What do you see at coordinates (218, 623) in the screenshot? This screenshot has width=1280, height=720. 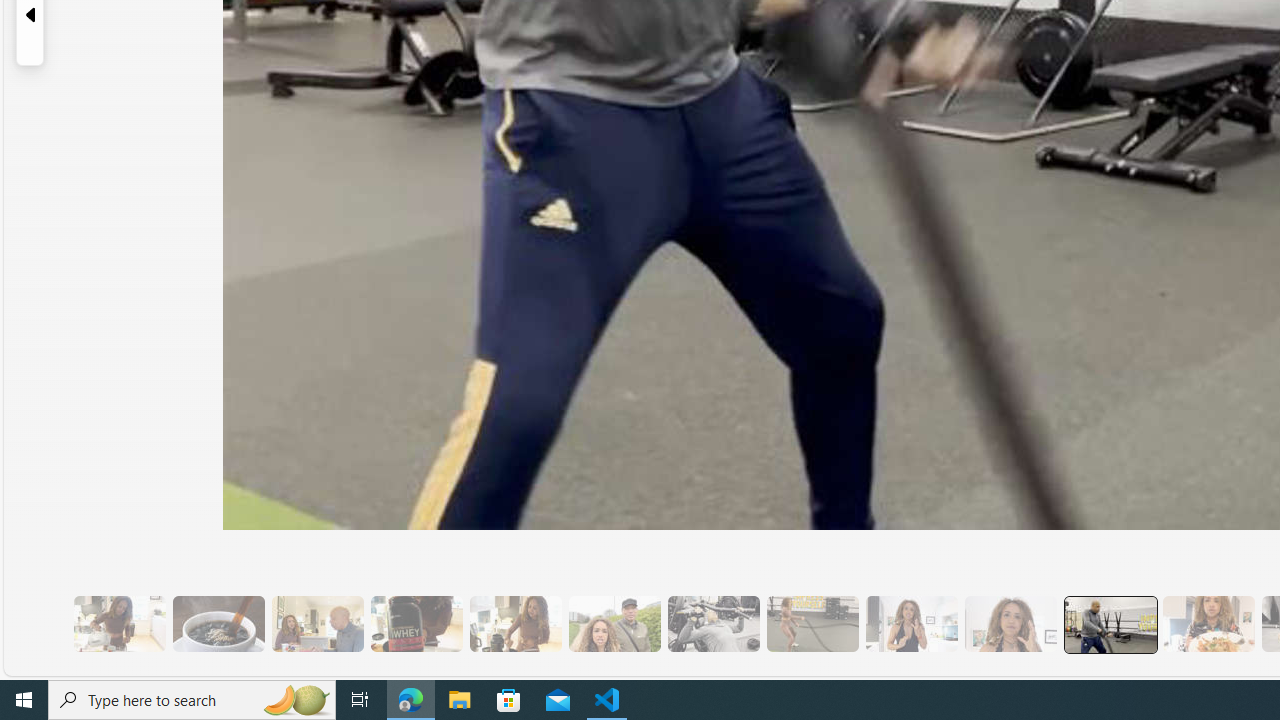 I see `'8 Be Mindful of Coffee'` at bounding box center [218, 623].